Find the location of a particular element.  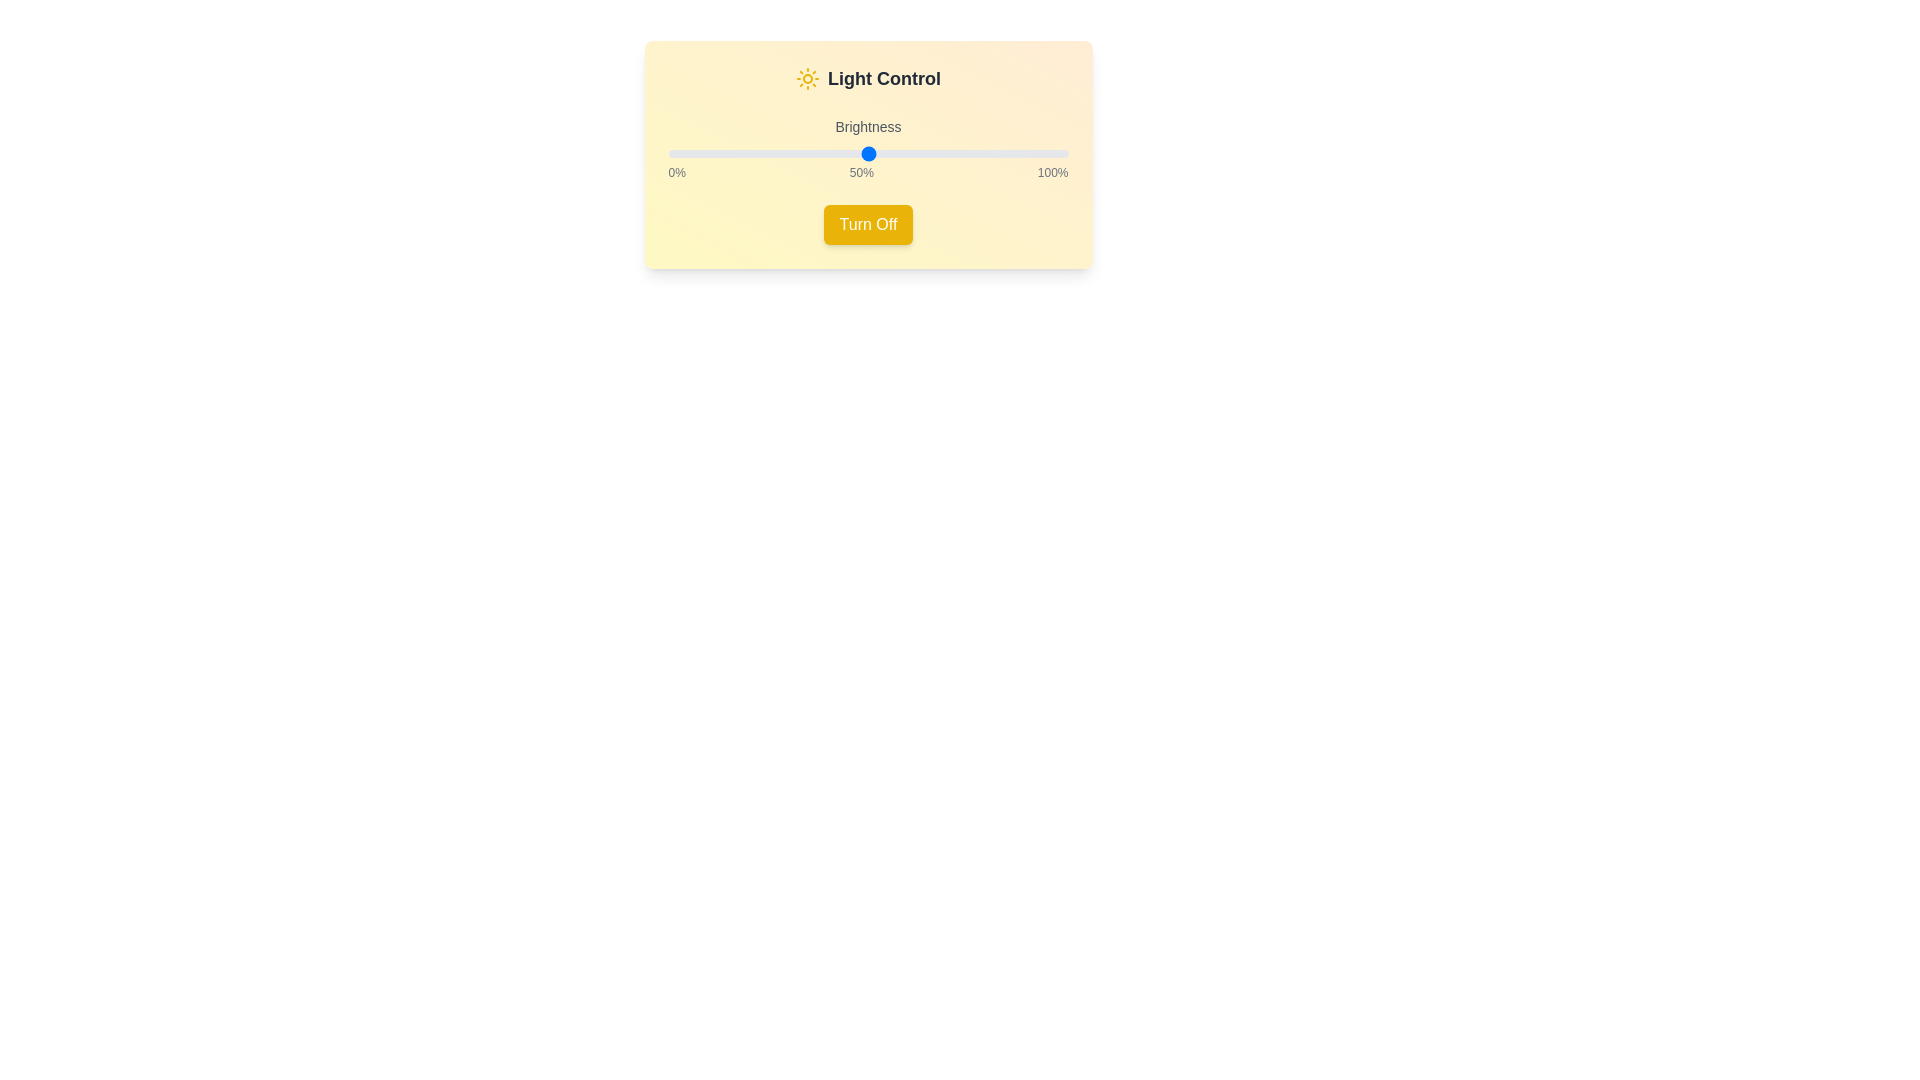

brightness is located at coordinates (864, 153).